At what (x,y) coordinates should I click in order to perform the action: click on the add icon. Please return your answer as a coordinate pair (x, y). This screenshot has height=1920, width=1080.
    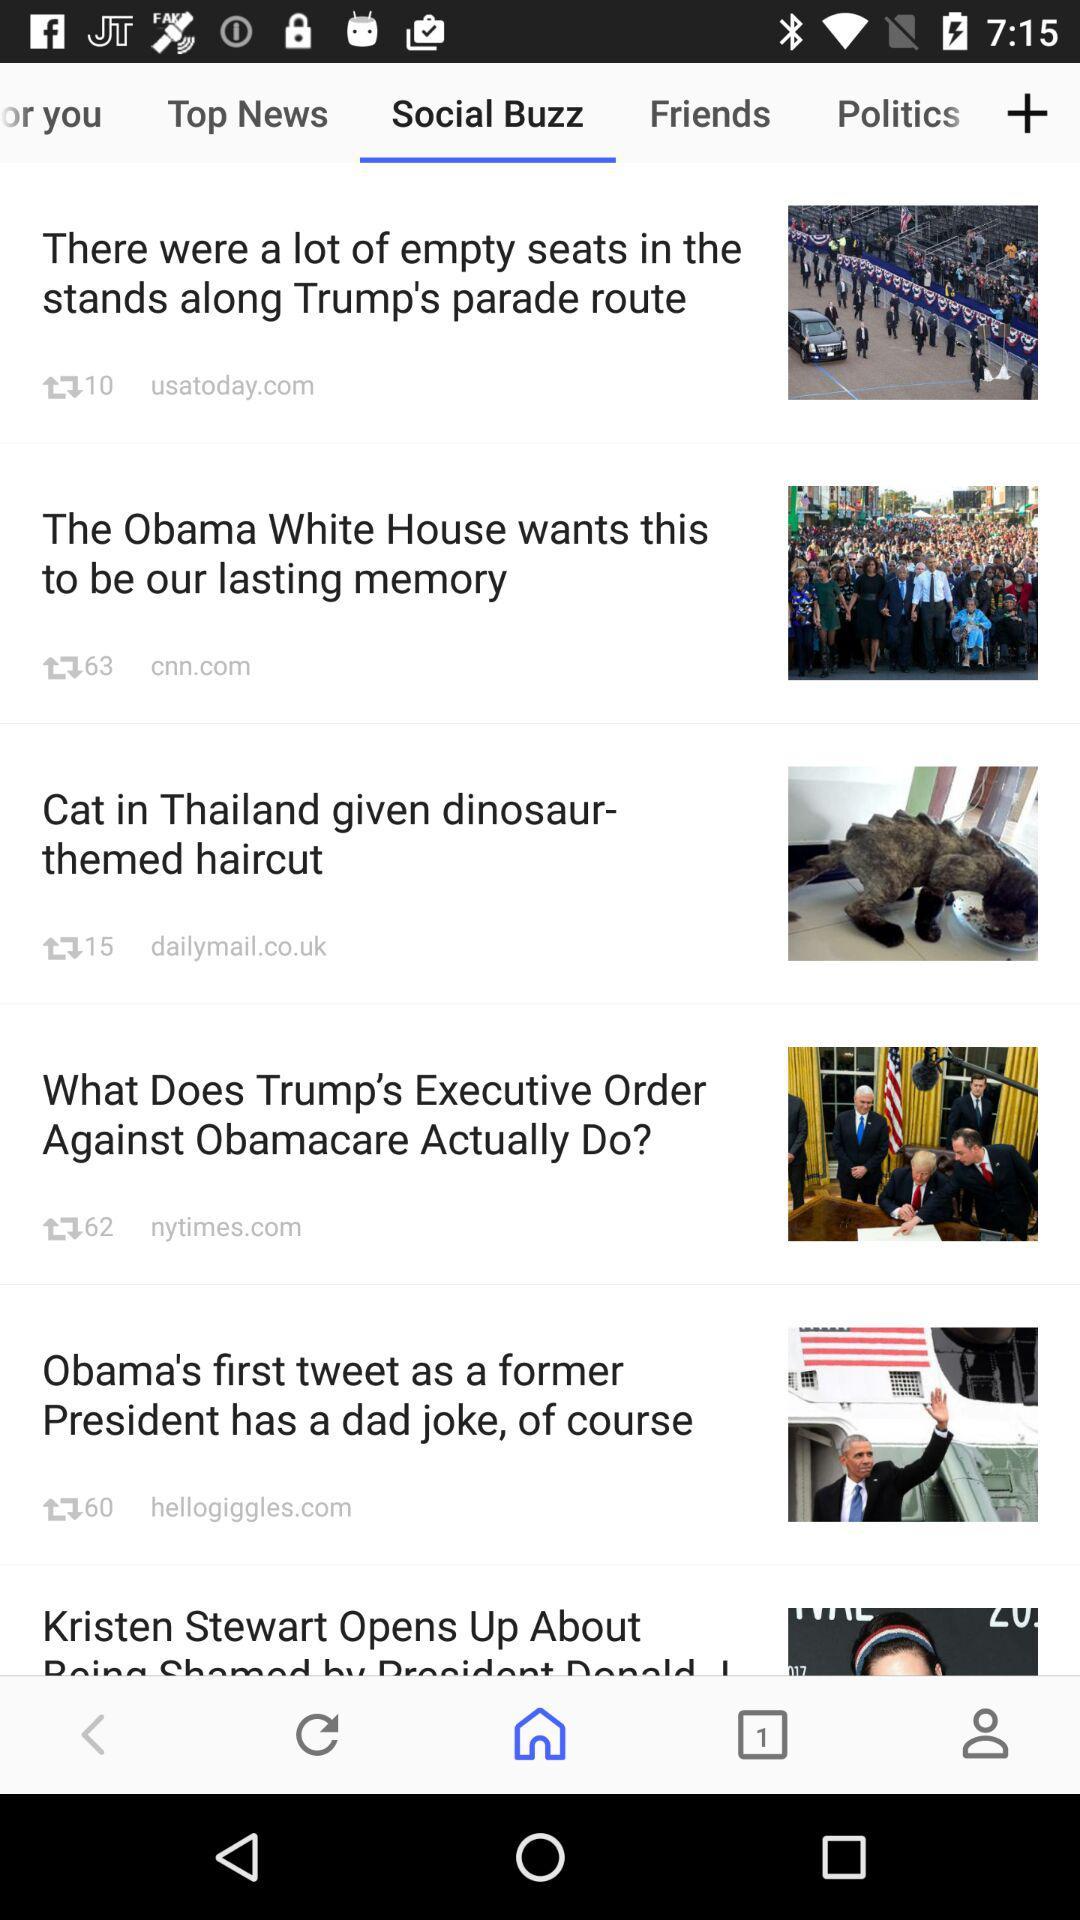
    Looking at the image, I should click on (1027, 111).